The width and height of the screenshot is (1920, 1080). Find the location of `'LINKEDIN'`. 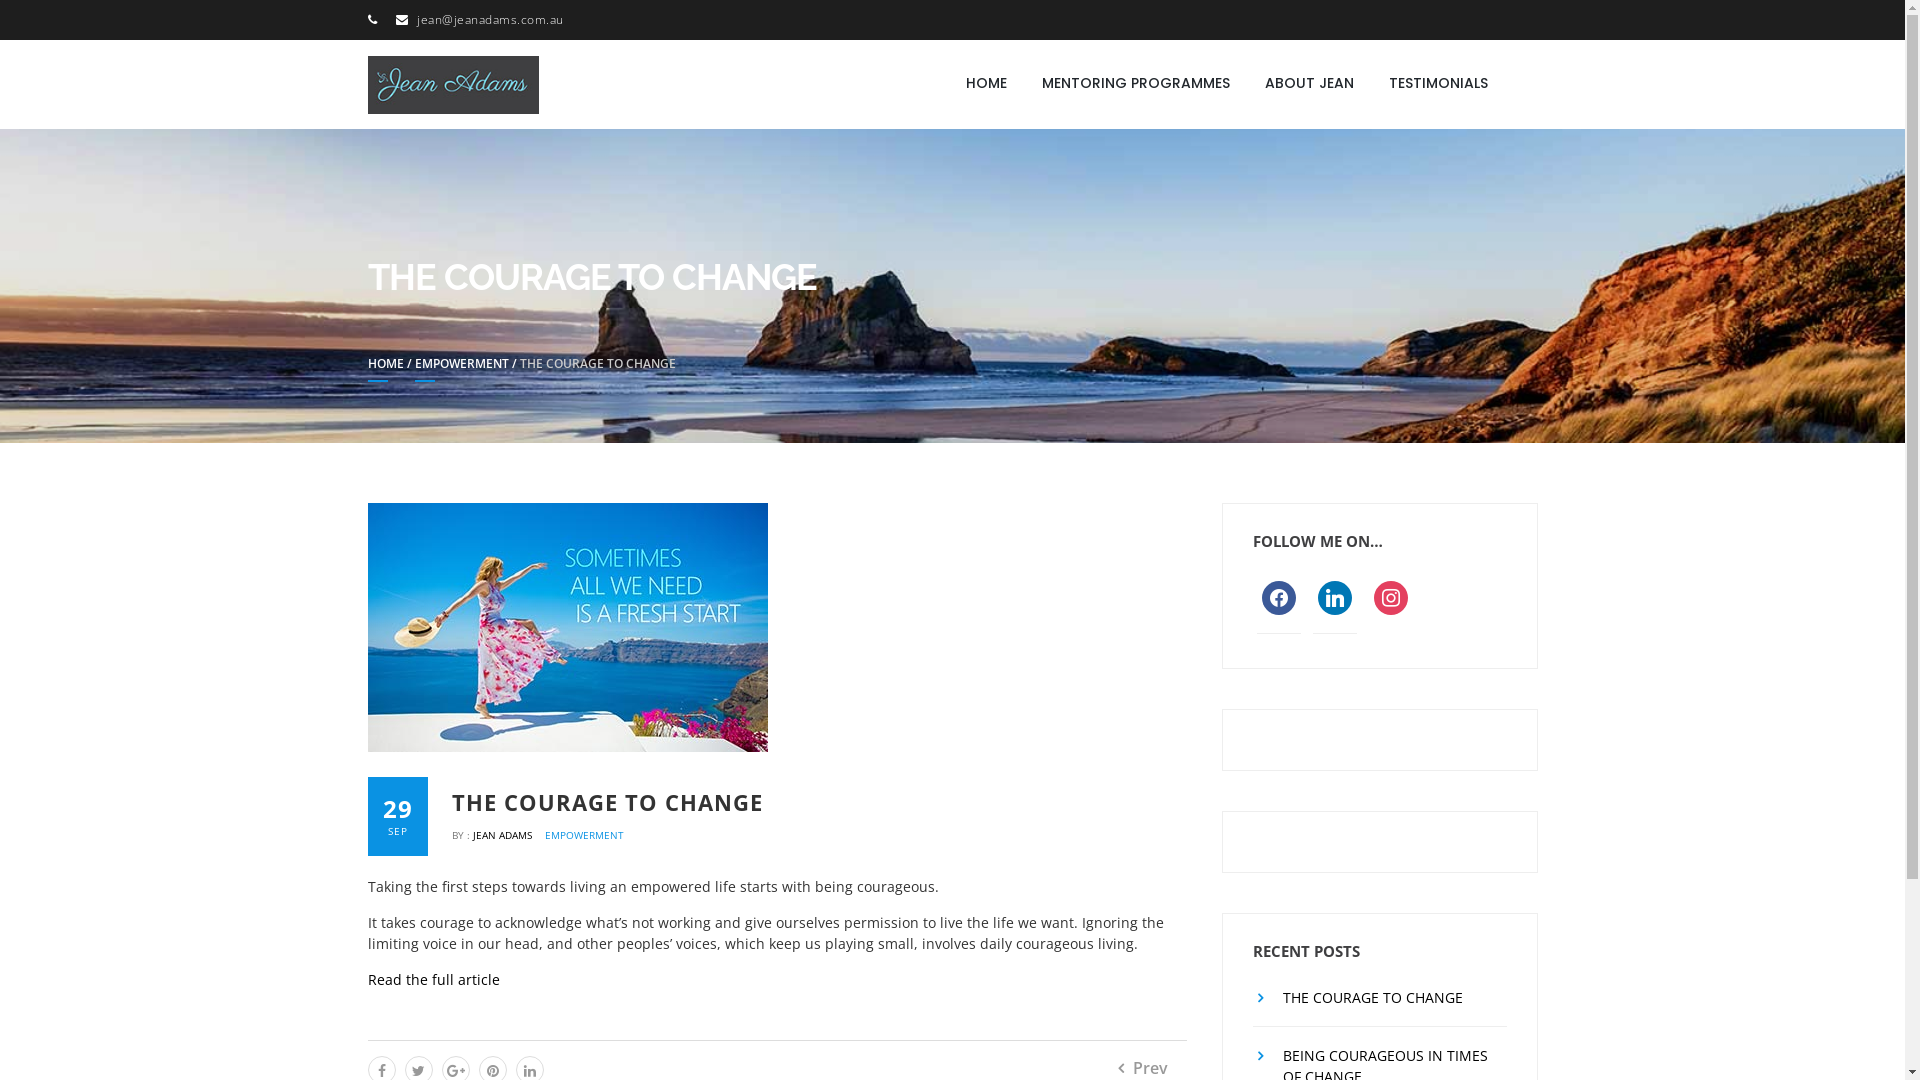

'LINKEDIN' is located at coordinates (1334, 595).